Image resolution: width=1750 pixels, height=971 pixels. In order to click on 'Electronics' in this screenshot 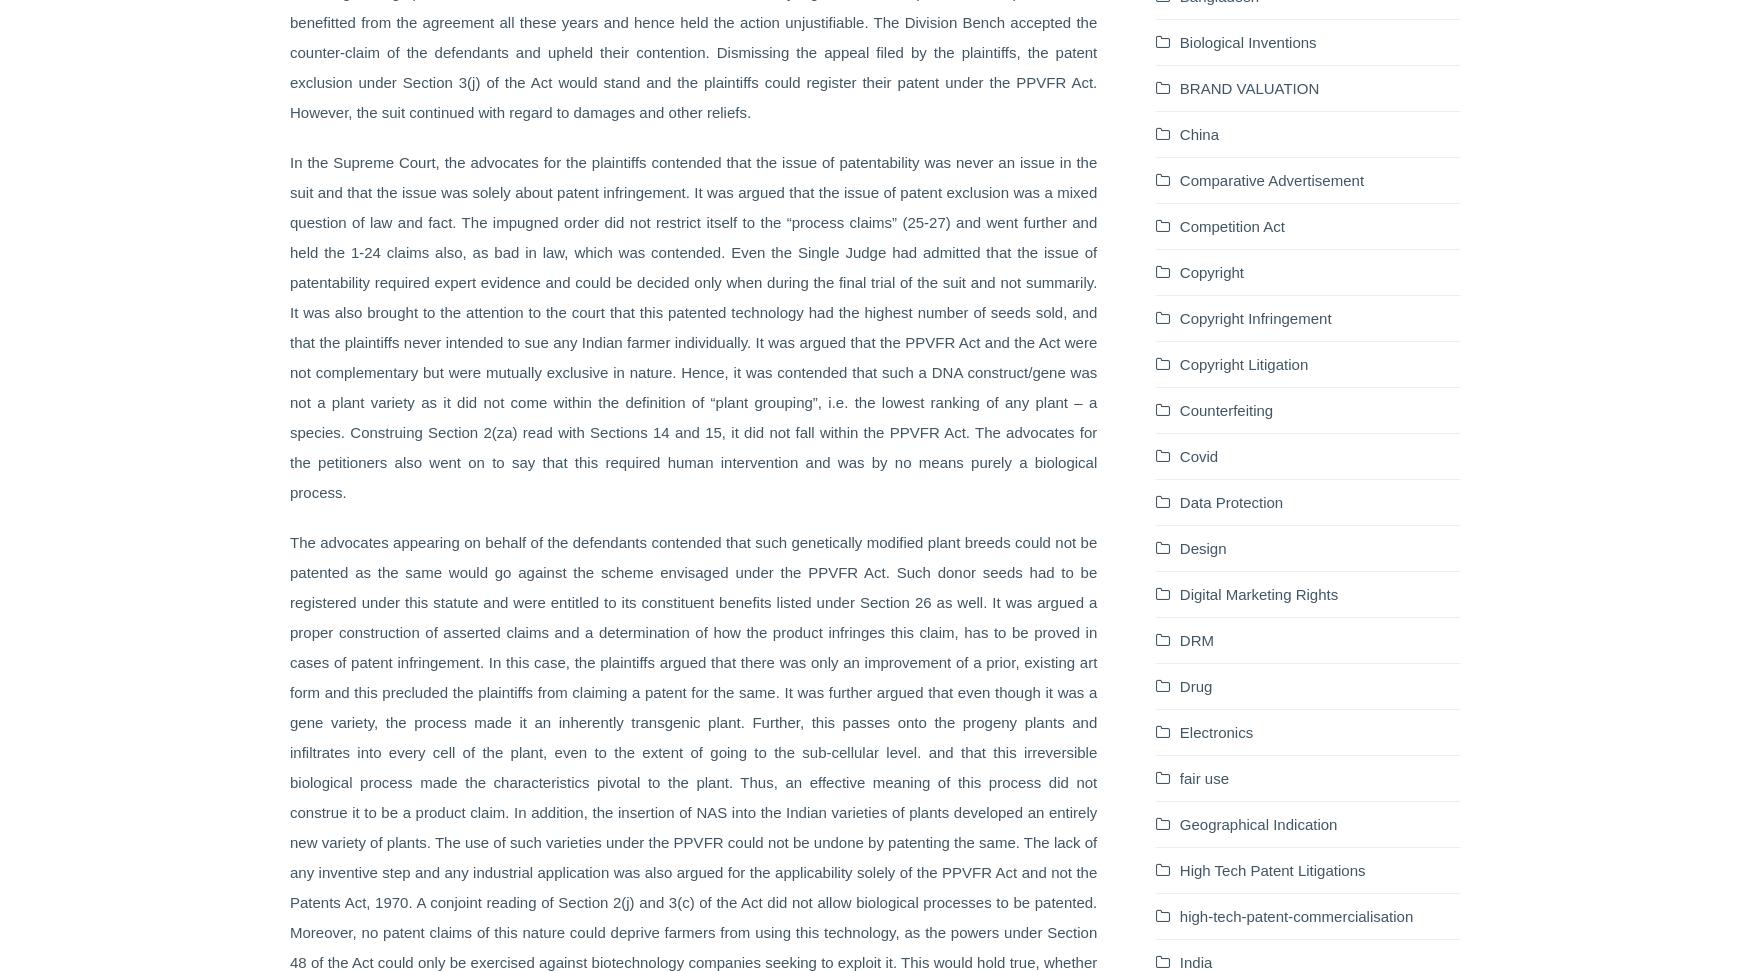, I will do `click(1216, 730)`.